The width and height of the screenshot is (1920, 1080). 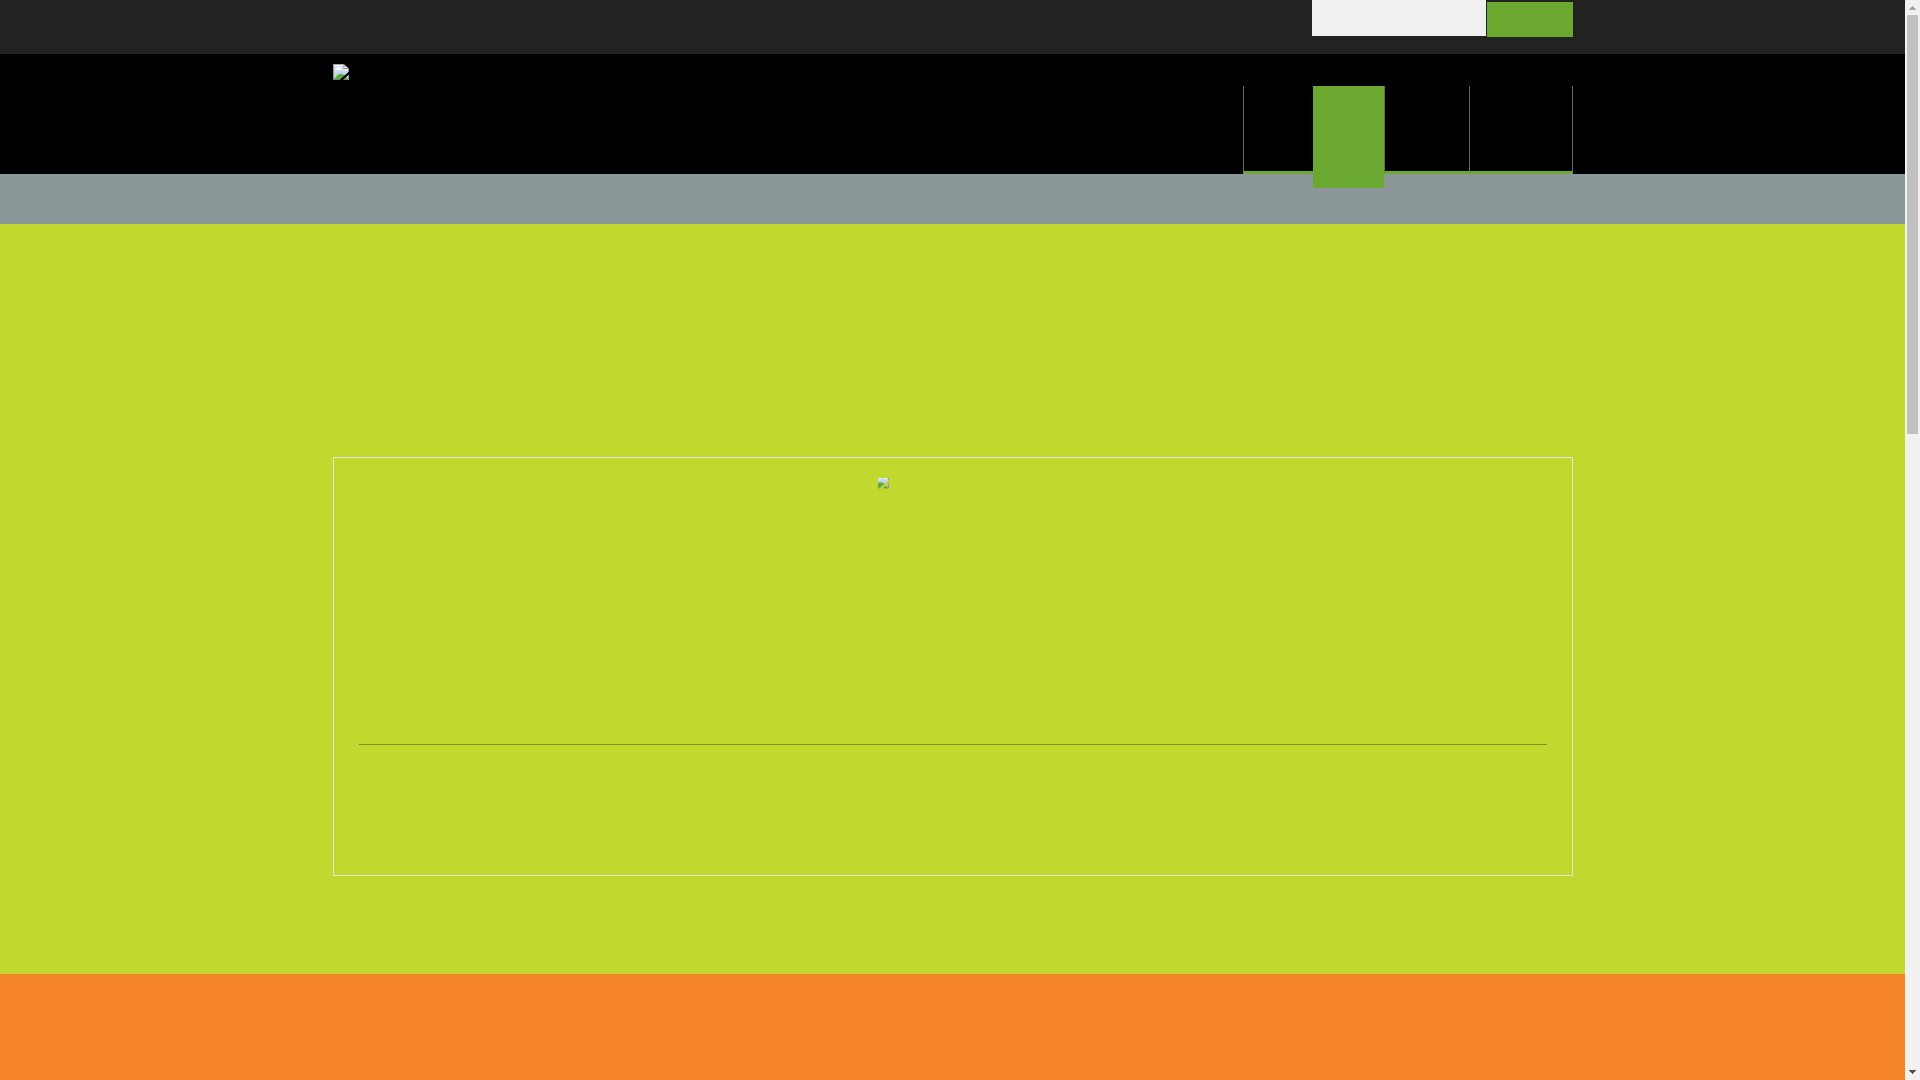 I want to click on 'Home', so click(x=1276, y=130).